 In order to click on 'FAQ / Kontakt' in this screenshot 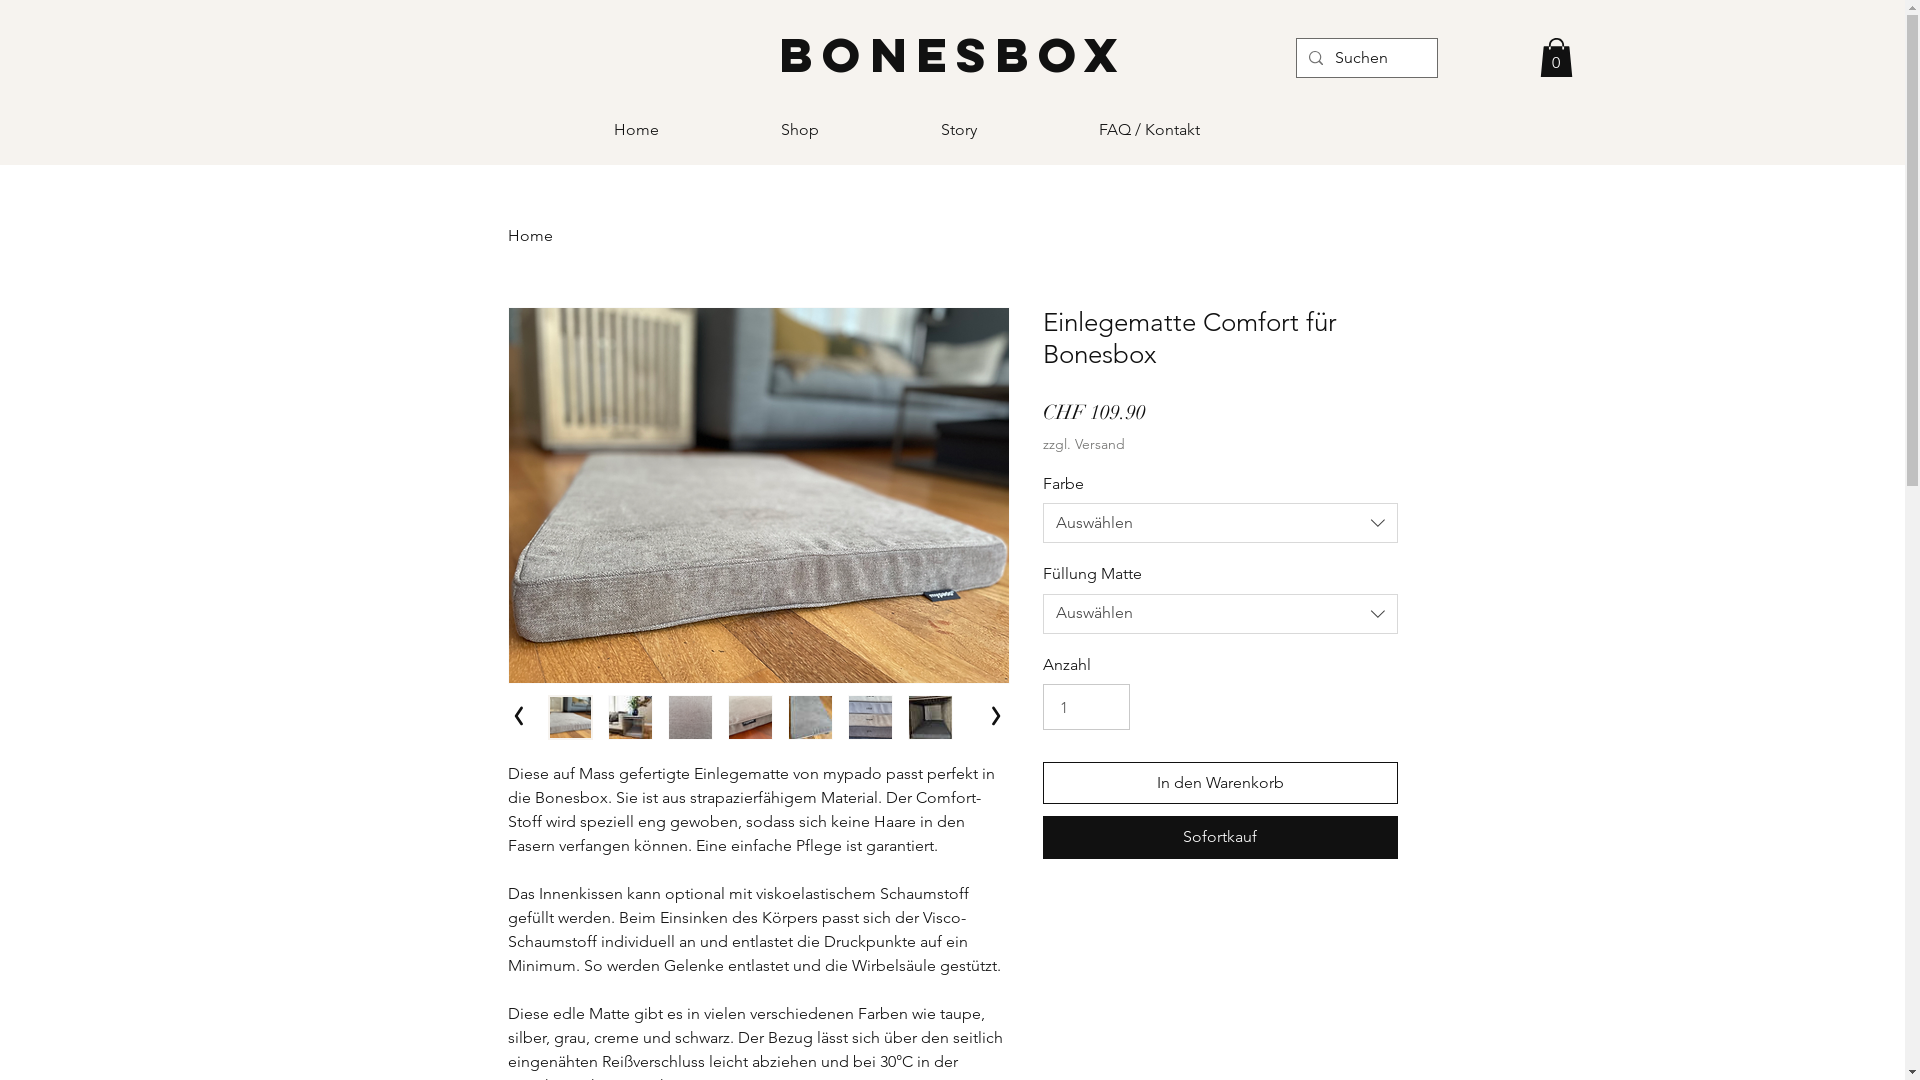, I will do `click(1083, 130)`.